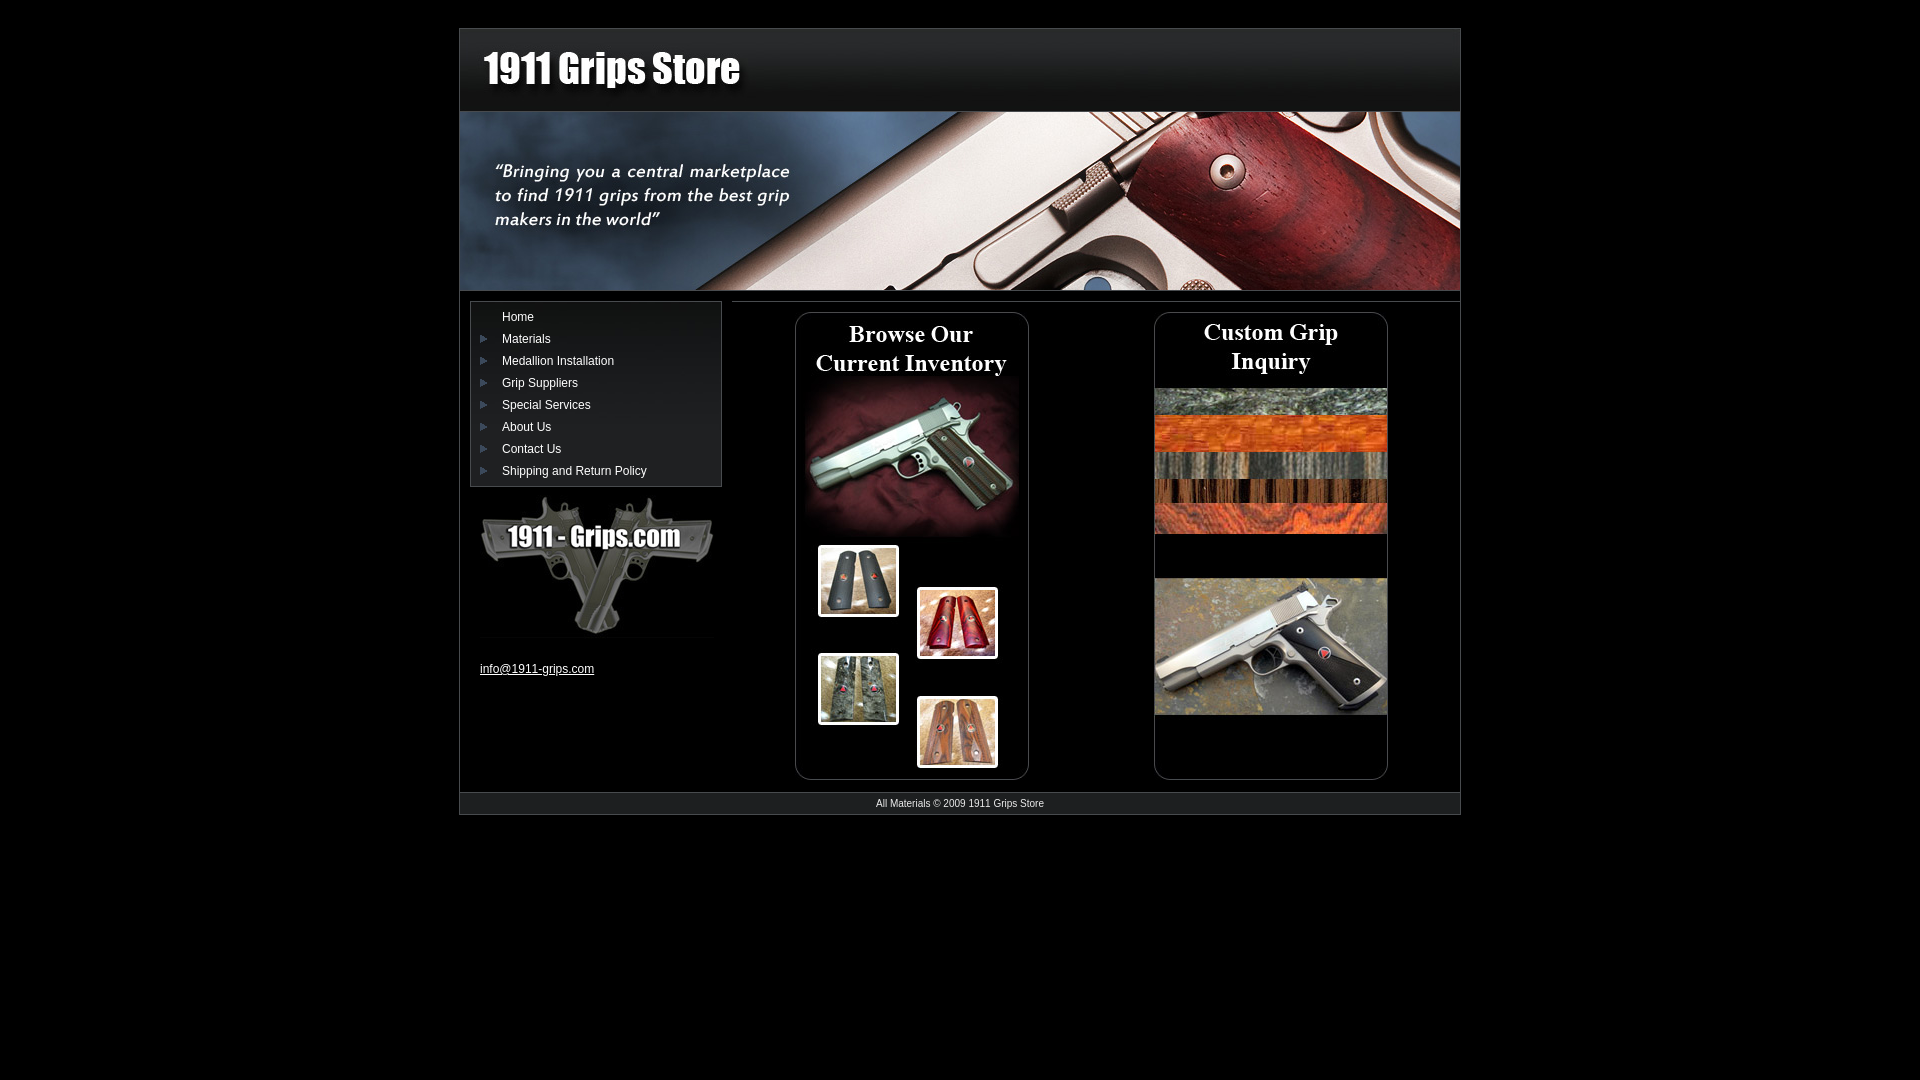  What do you see at coordinates (502, 426) in the screenshot?
I see `'About Us'` at bounding box center [502, 426].